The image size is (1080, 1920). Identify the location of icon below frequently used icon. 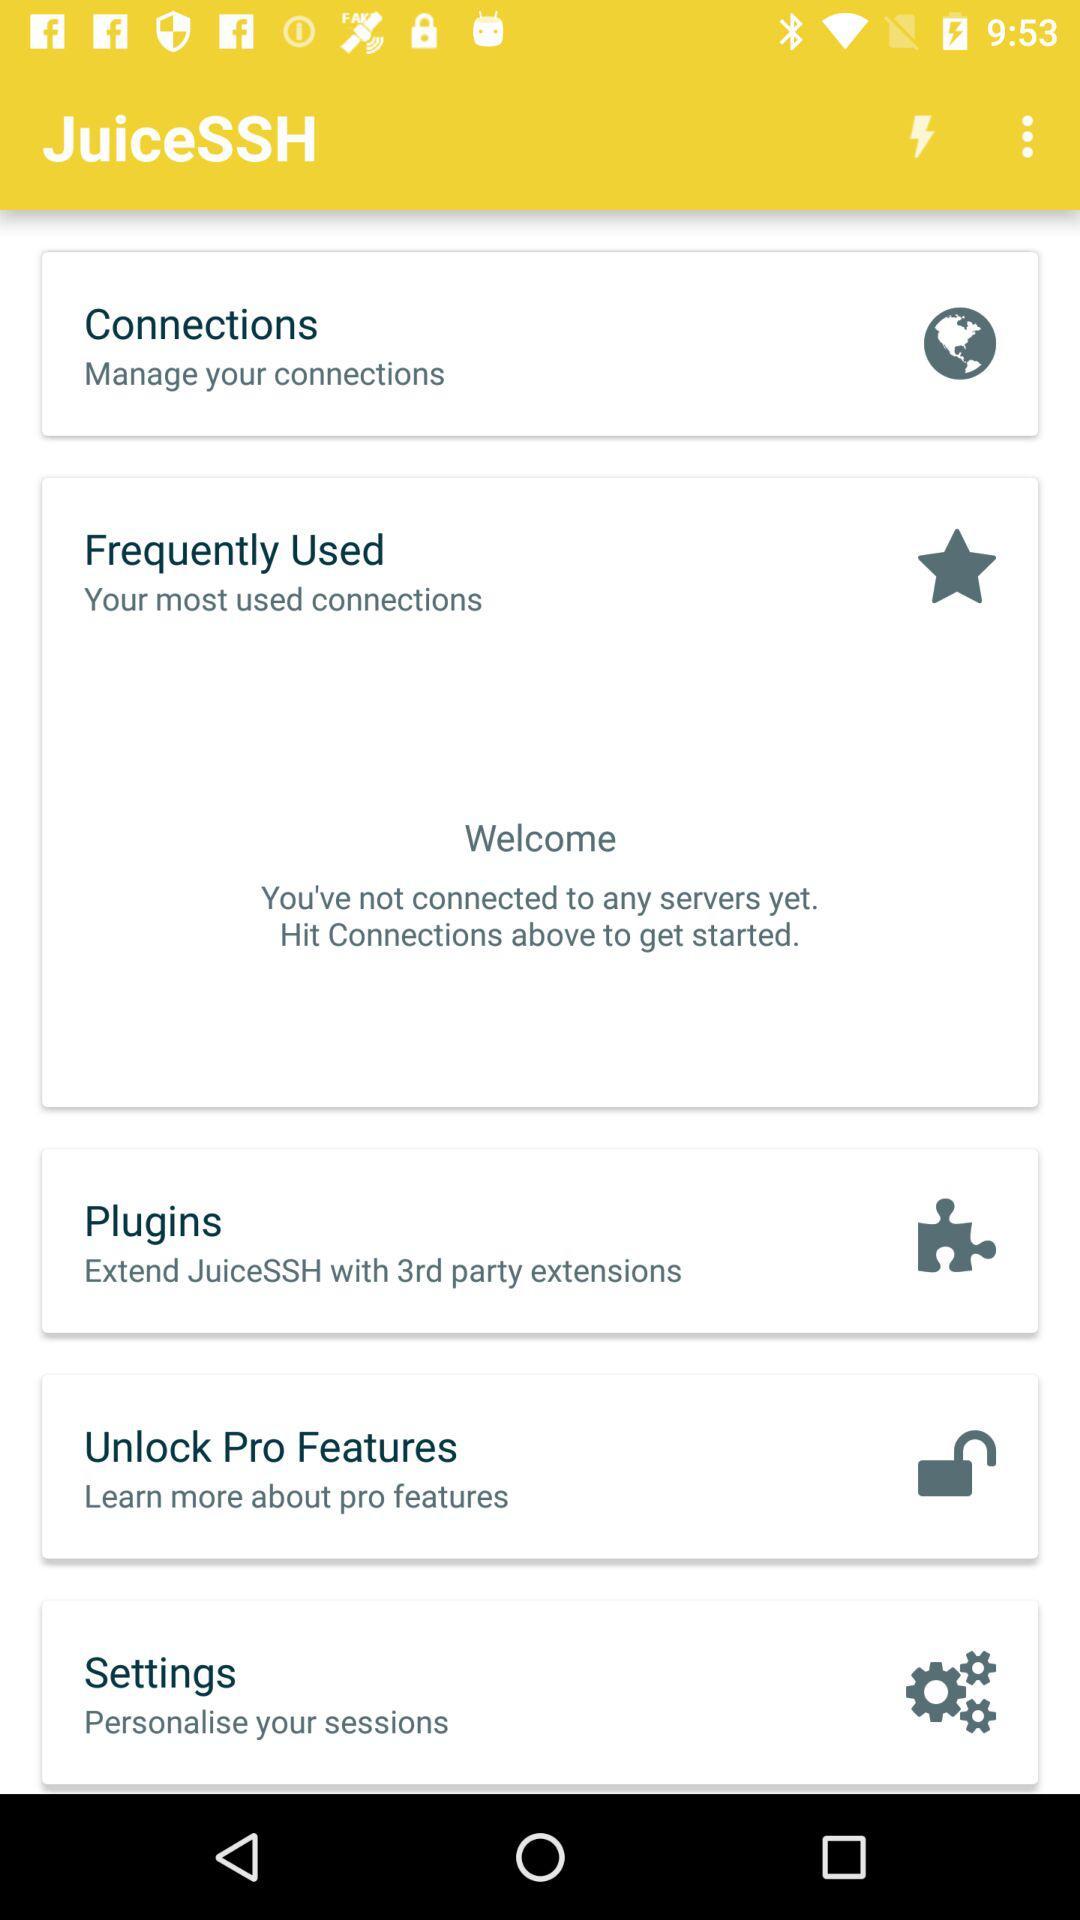
(324, 597).